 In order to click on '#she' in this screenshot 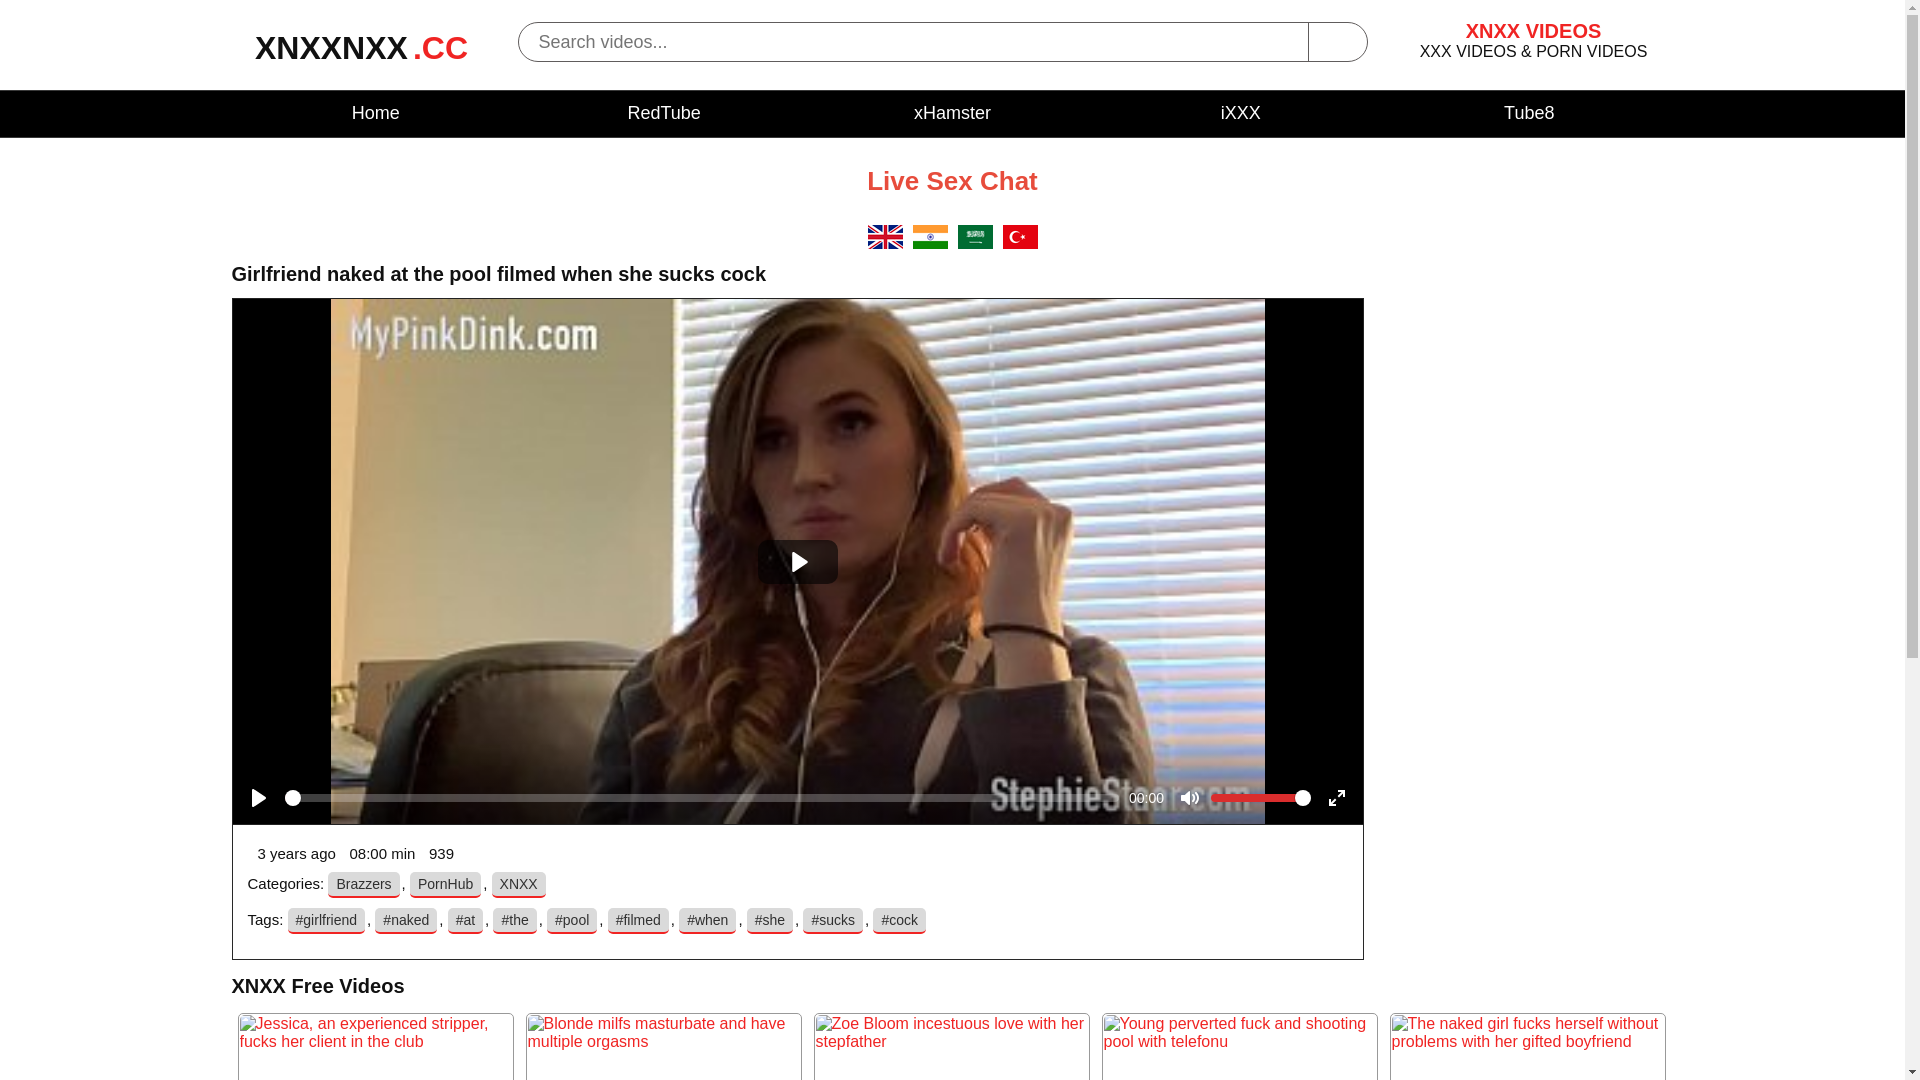, I will do `click(768, 921)`.